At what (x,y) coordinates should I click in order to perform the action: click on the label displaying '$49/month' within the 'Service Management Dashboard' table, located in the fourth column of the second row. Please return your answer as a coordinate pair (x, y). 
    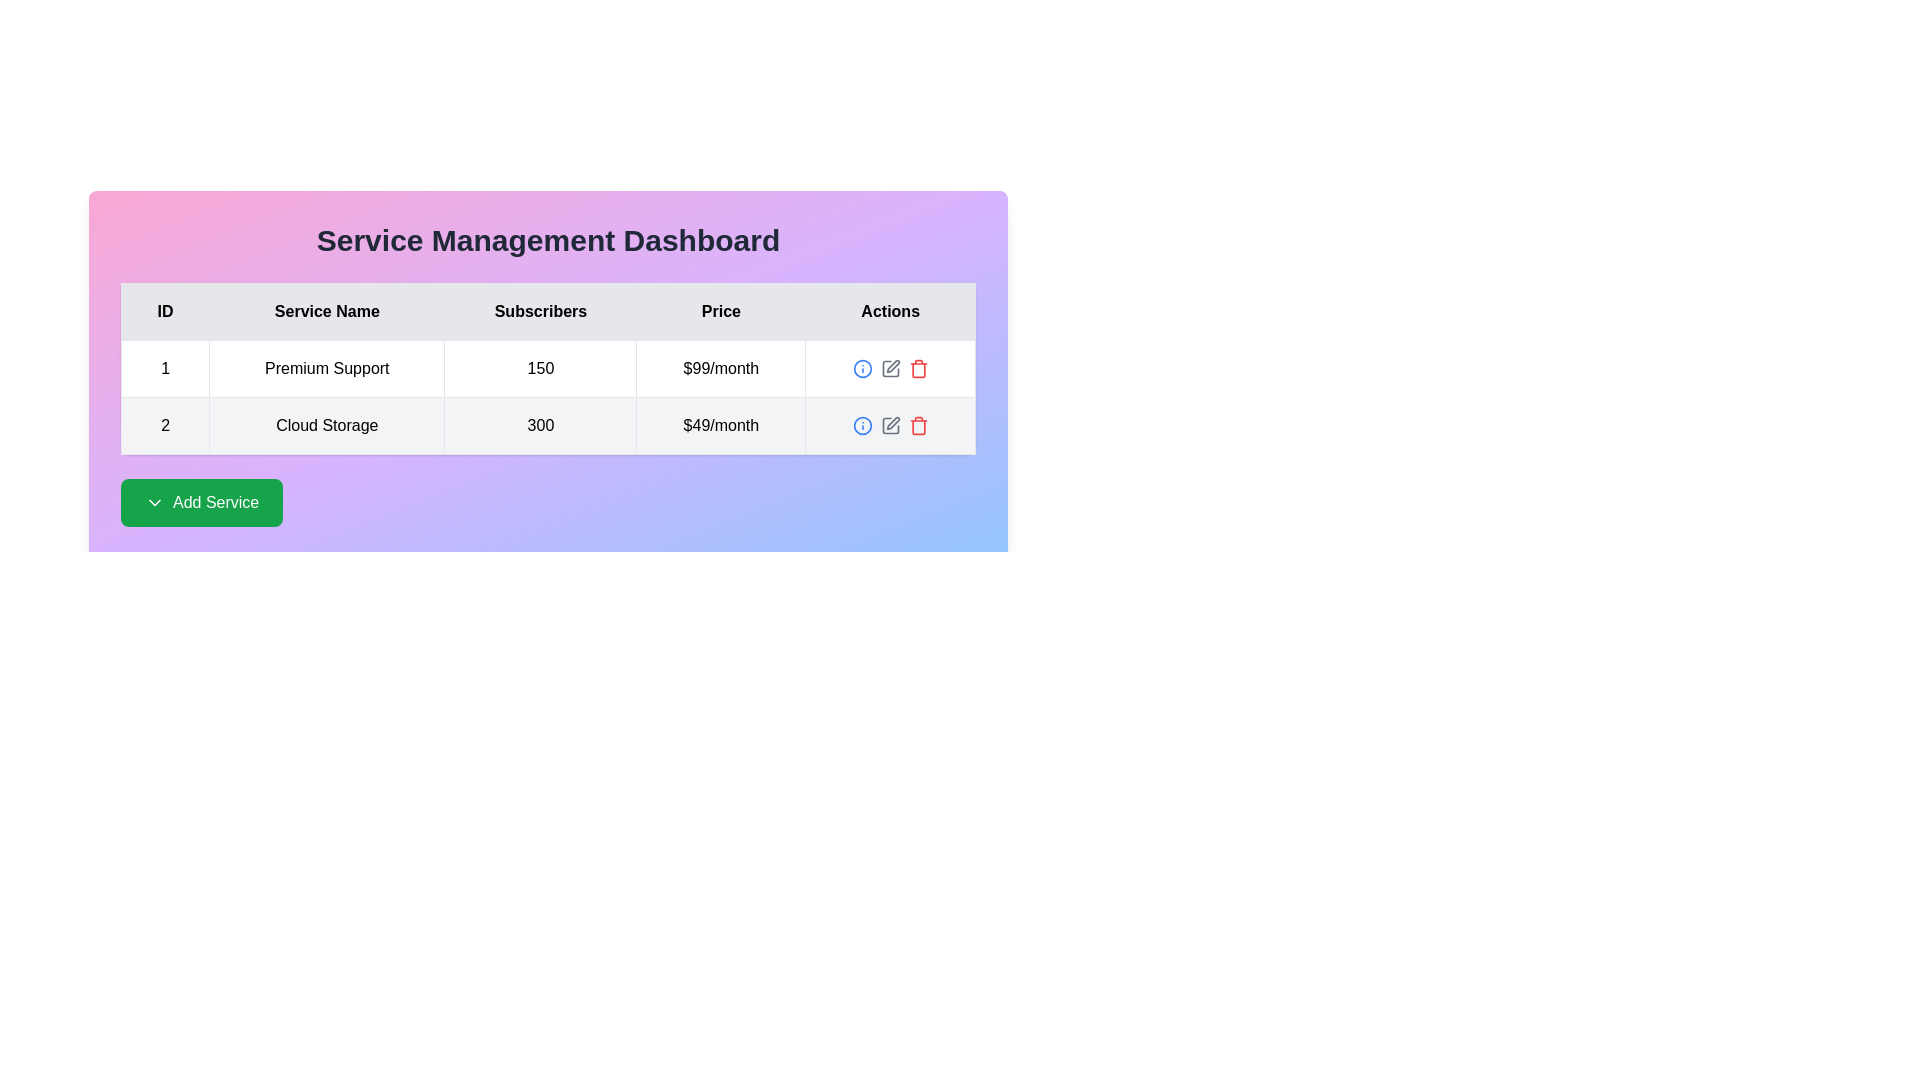
    Looking at the image, I should click on (720, 424).